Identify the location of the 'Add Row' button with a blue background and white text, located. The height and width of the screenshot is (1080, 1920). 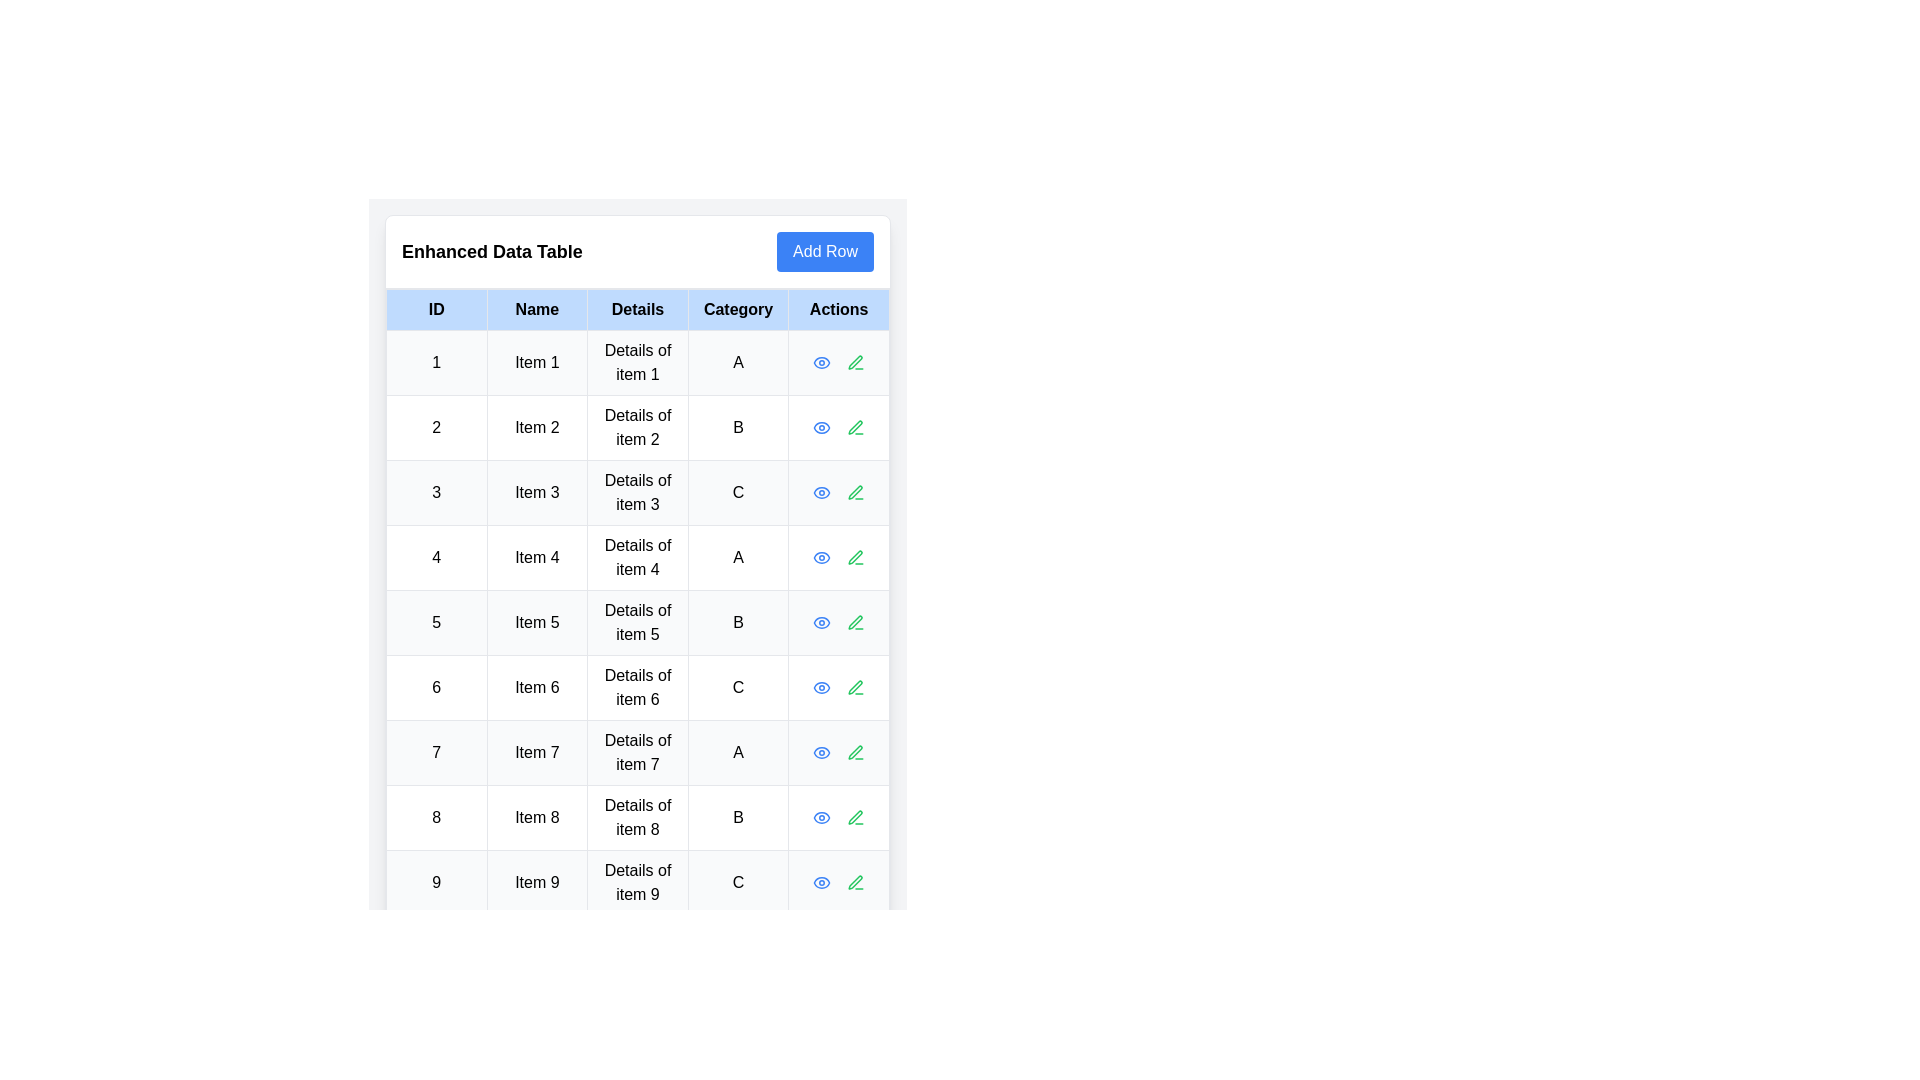
(825, 250).